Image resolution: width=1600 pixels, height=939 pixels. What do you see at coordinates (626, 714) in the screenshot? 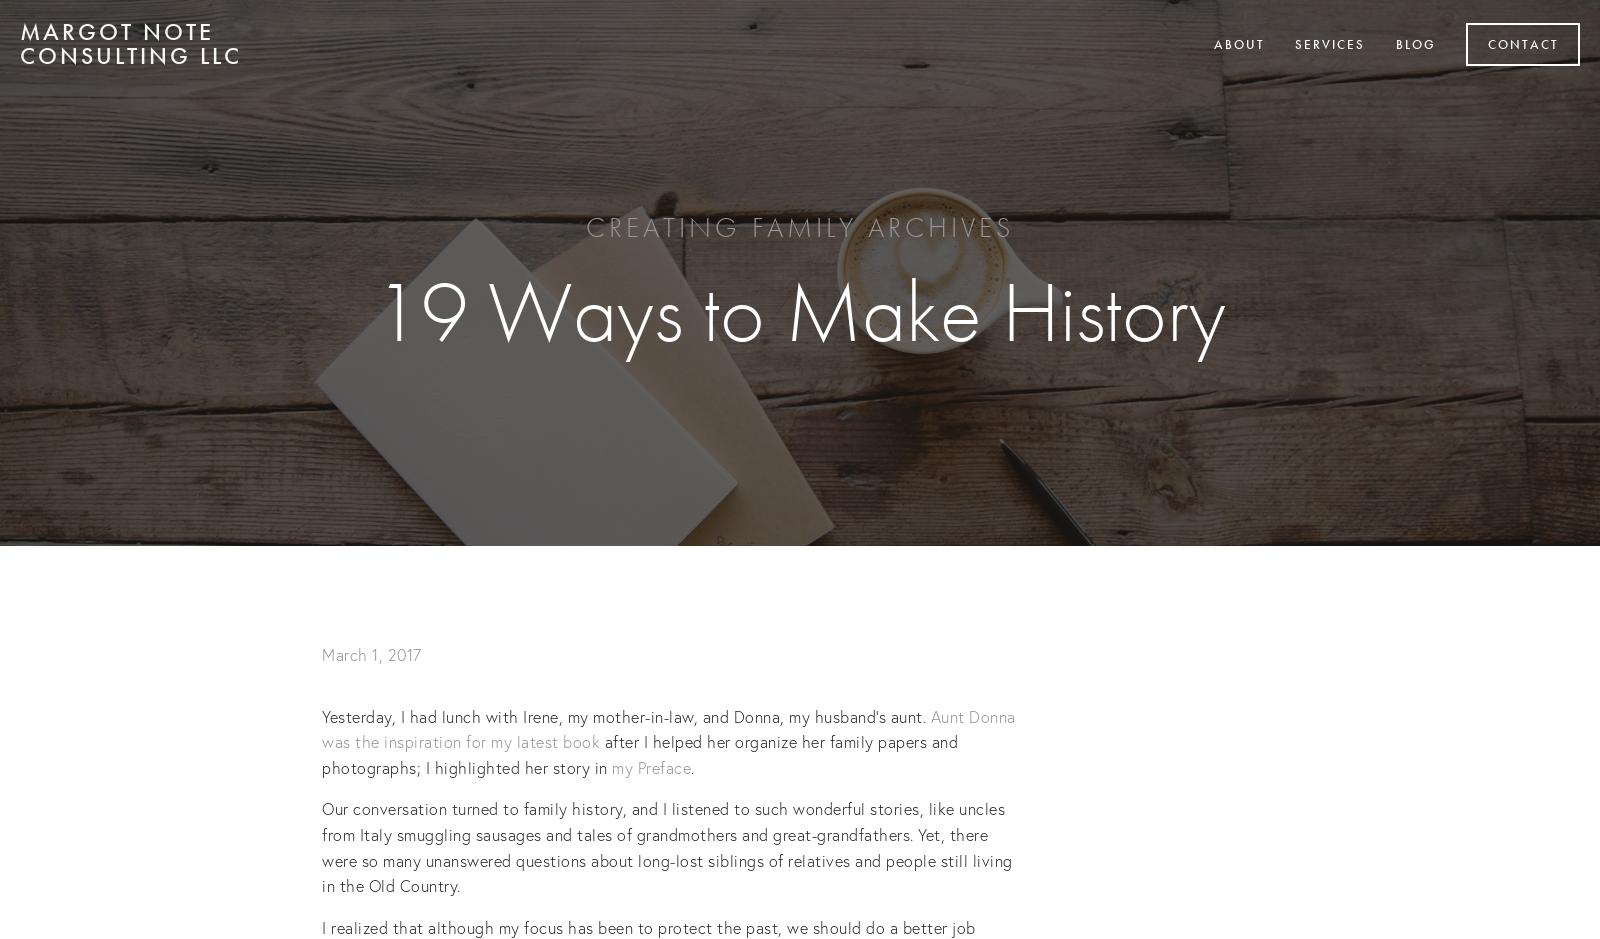
I see `'Yesterday, I had lunch with Irene, my mother-in-law, and Donna, my husband’s aunt.'` at bounding box center [626, 714].